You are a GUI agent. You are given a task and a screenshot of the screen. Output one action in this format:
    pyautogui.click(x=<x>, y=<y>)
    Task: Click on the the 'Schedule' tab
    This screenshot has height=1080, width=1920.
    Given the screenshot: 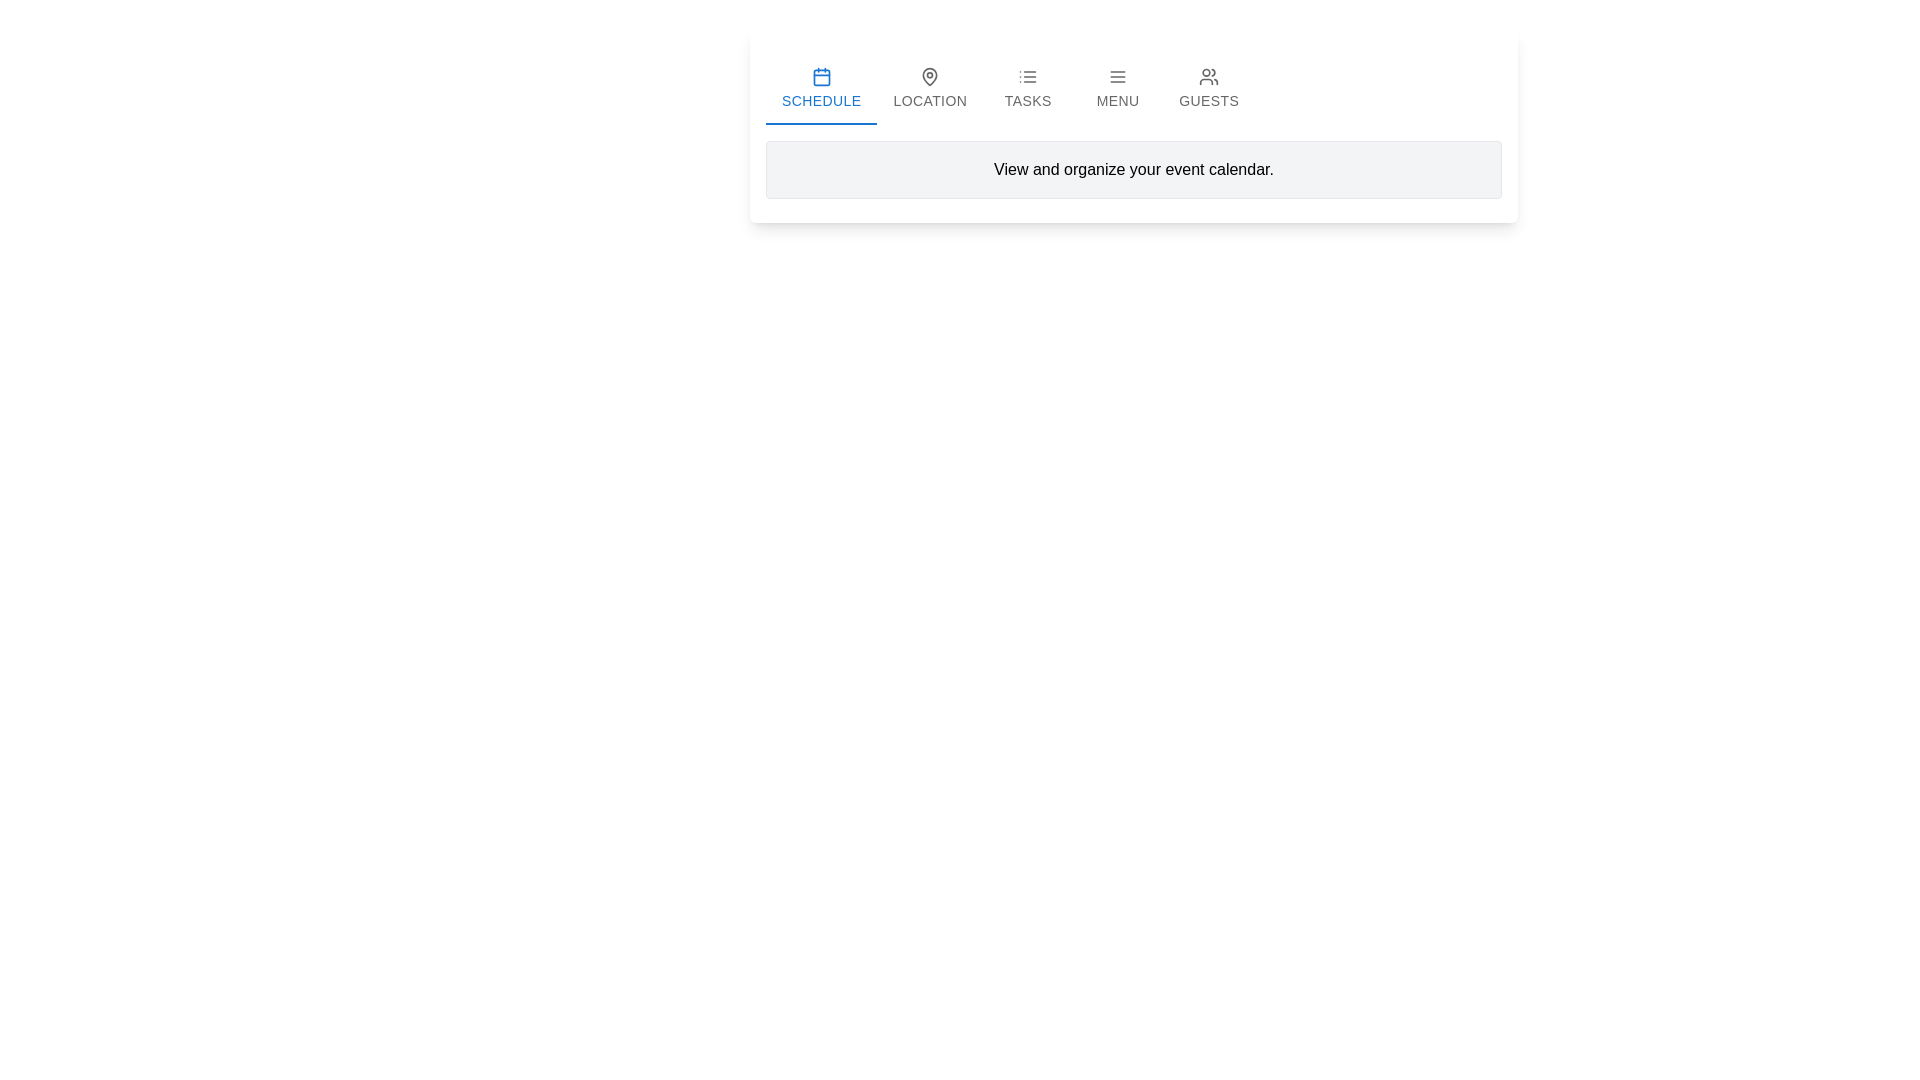 What is the action you would take?
    pyautogui.click(x=821, y=87)
    